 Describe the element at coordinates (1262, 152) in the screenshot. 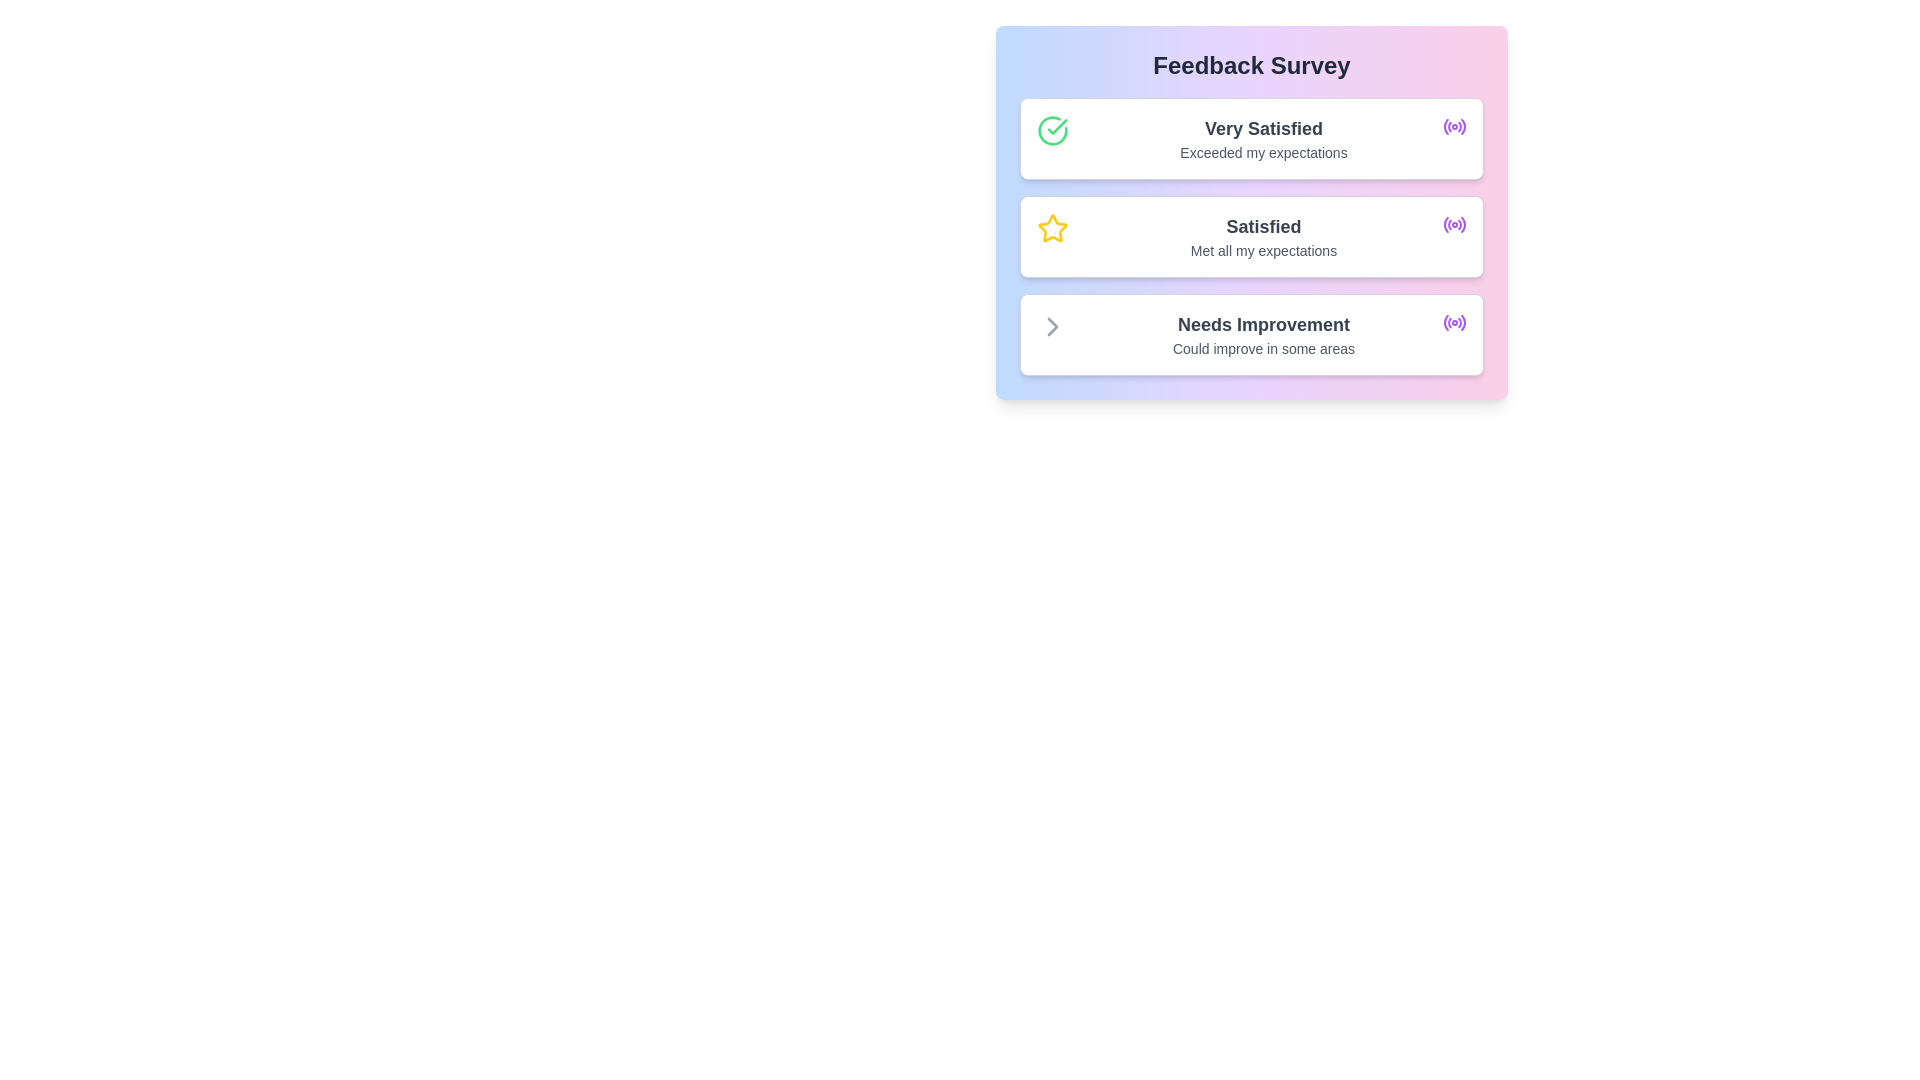

I see `the Text Label that provides additional descriptive context below the 'Very Satisfied' header in the Feedback Survey section` at that location.